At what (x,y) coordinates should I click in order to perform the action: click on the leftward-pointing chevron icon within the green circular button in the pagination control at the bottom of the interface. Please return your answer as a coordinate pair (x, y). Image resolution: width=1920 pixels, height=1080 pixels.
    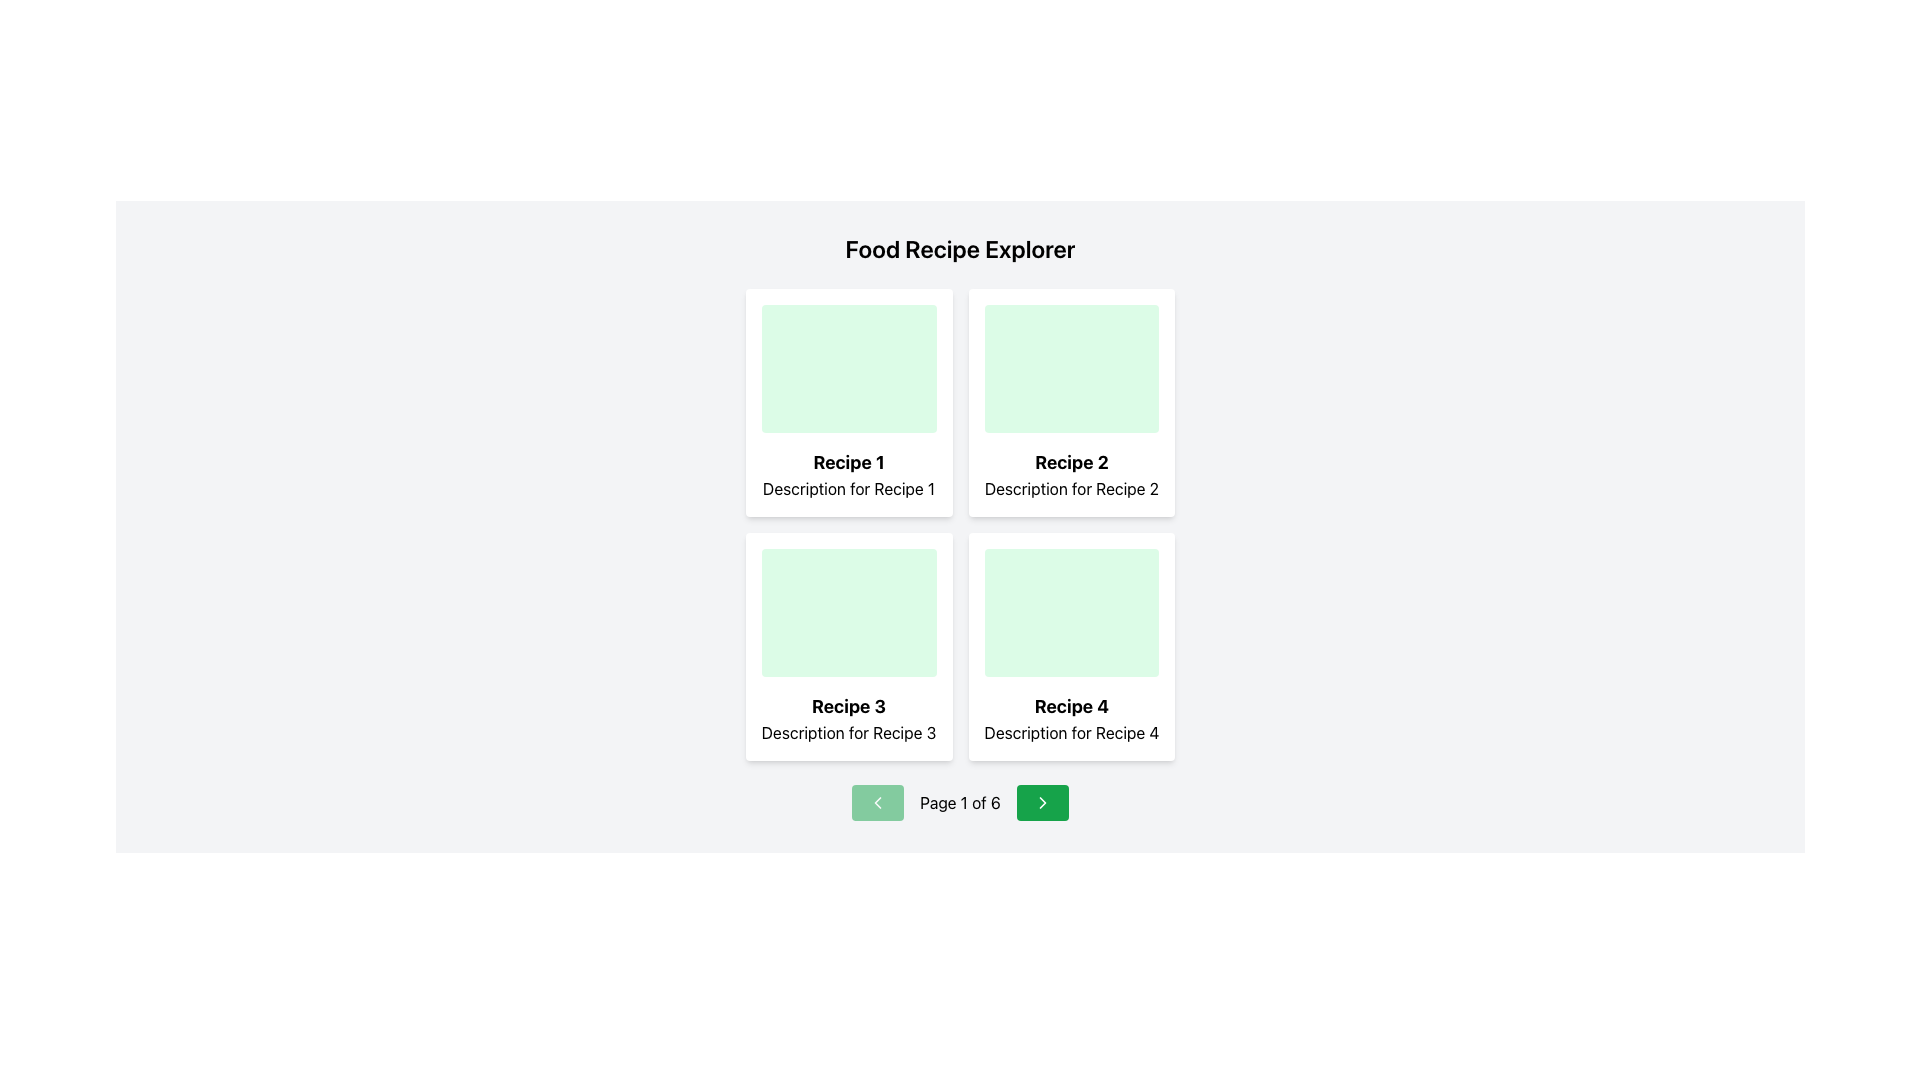
    Looking at the image, I should click on (878, 801).